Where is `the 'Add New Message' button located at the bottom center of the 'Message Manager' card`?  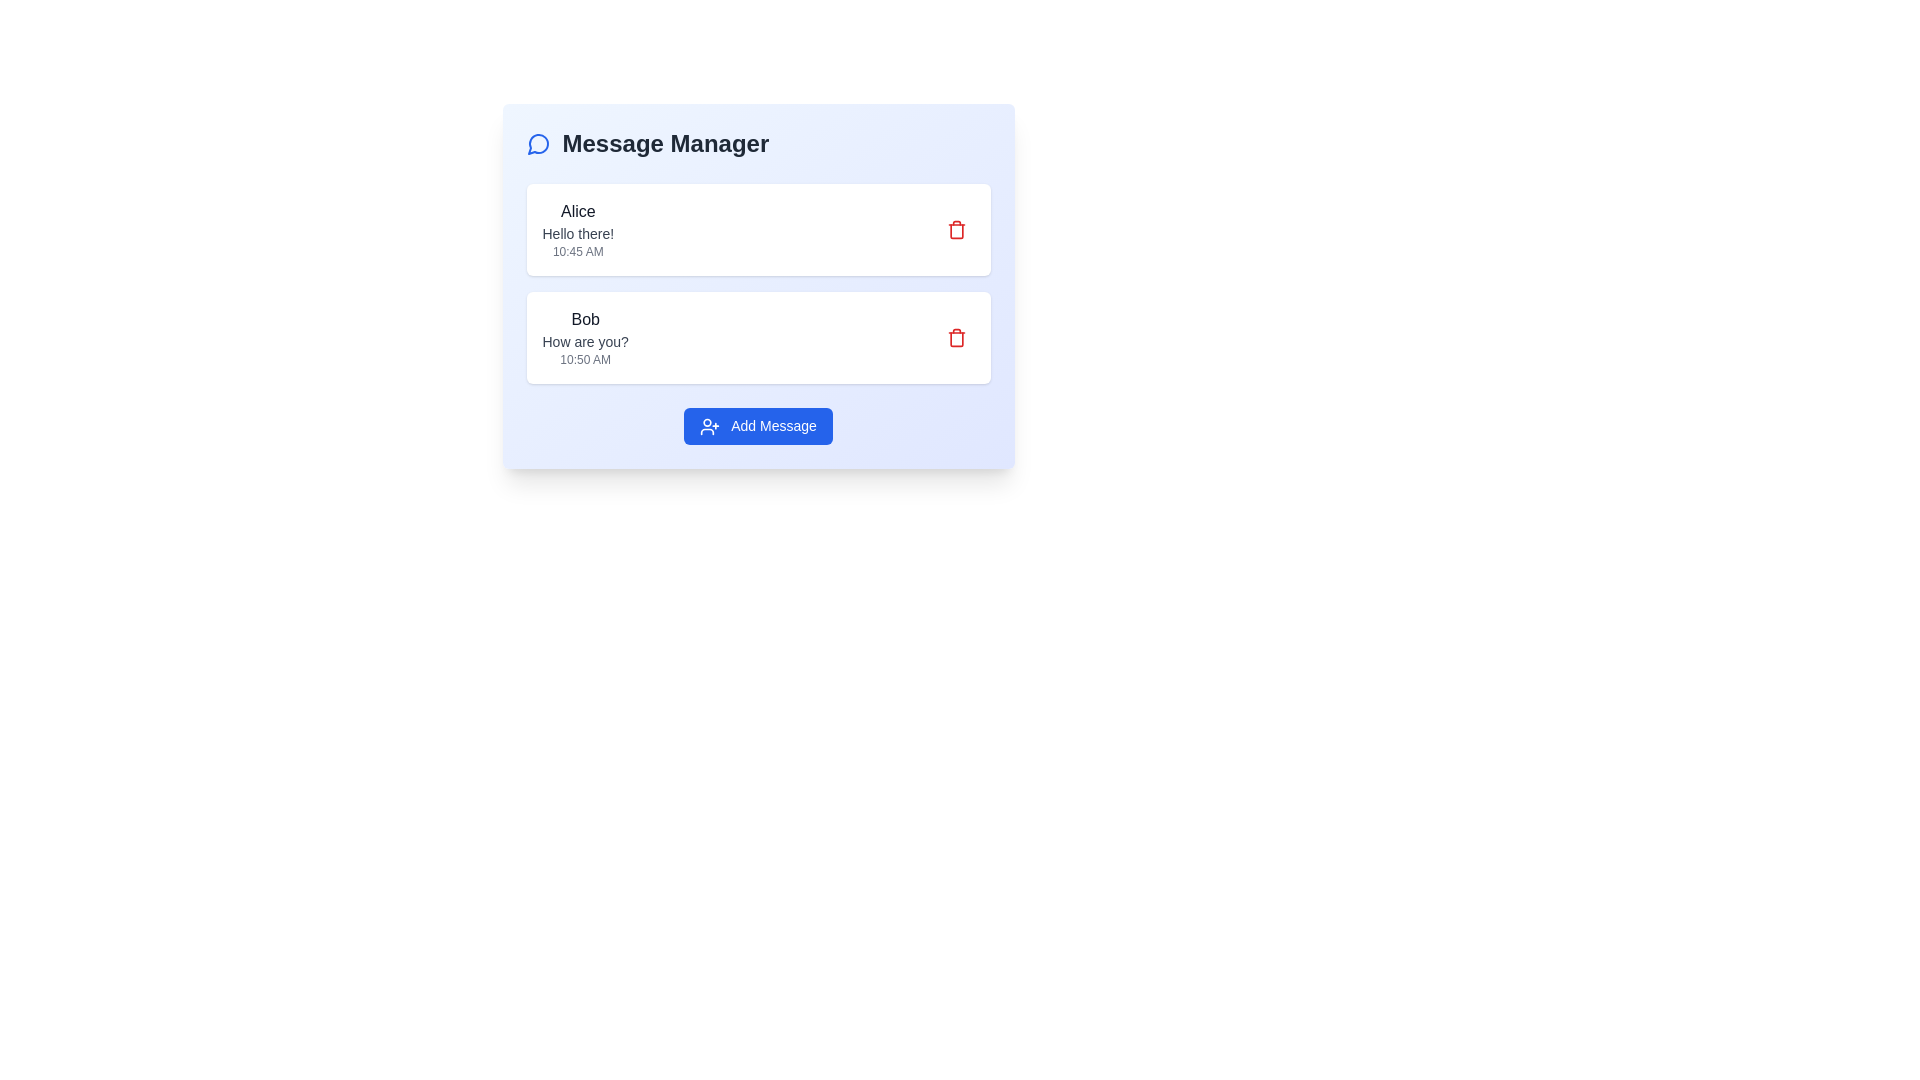 the 'Add New Message' button located at the bottom center of the 'Message Manager' card is located at coordinates (757, 425).